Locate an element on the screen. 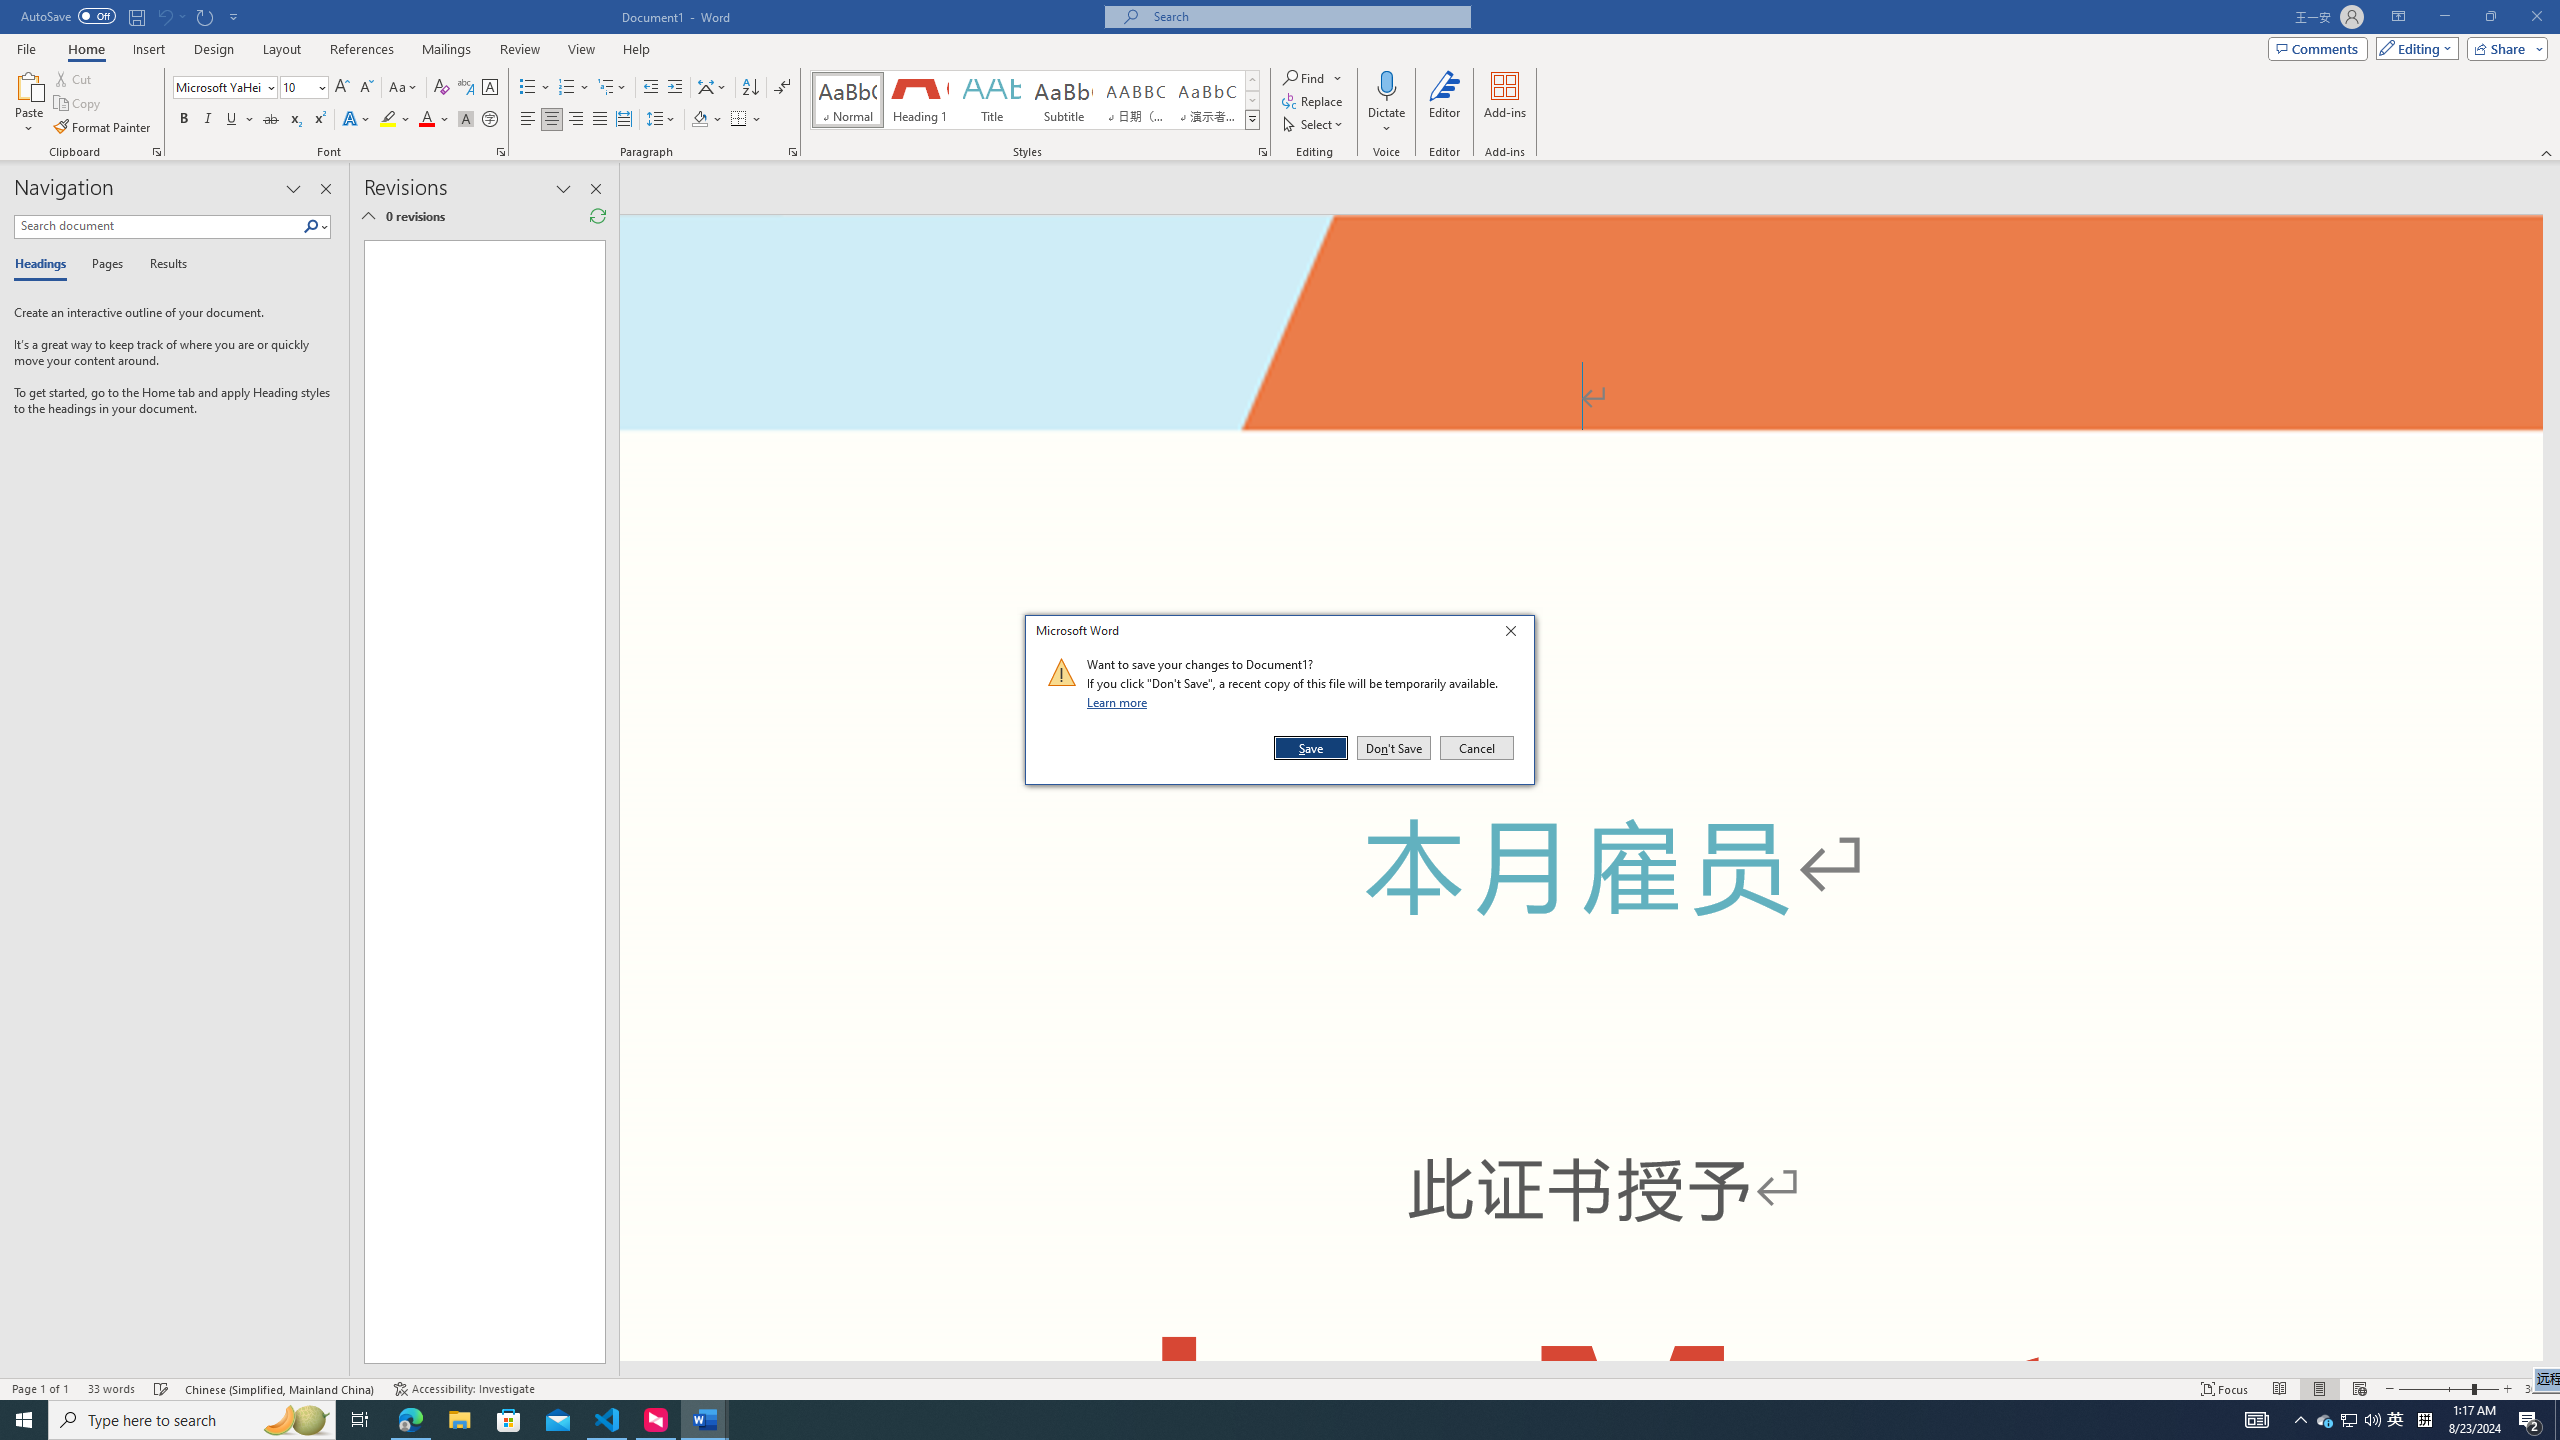 This screenshot has width=2560, height=1440. 'Tray Input Indicator - Chinese (Simplified, China)' is located at coordinates (2424, 1418).